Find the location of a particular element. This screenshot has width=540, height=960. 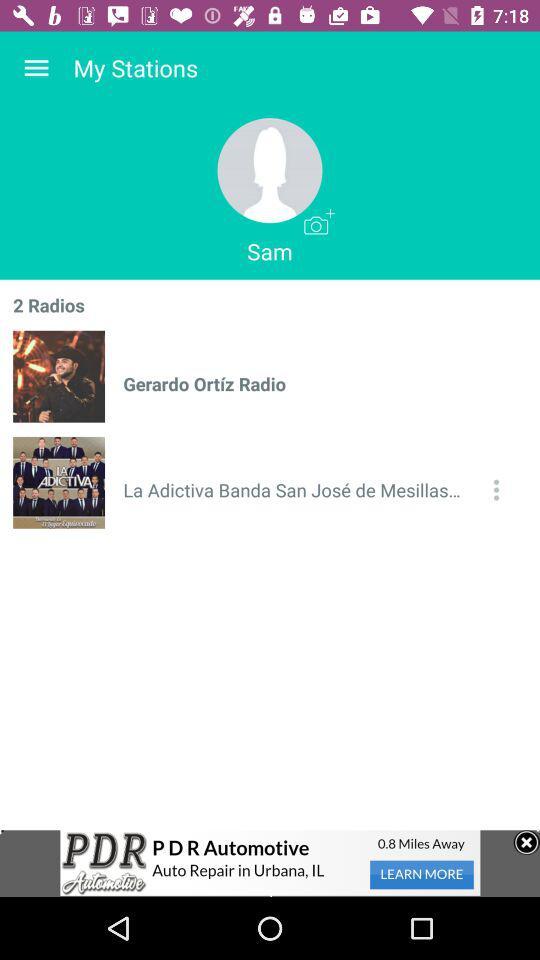

the icon next to the my stations item is located at coordinates (36, 68).